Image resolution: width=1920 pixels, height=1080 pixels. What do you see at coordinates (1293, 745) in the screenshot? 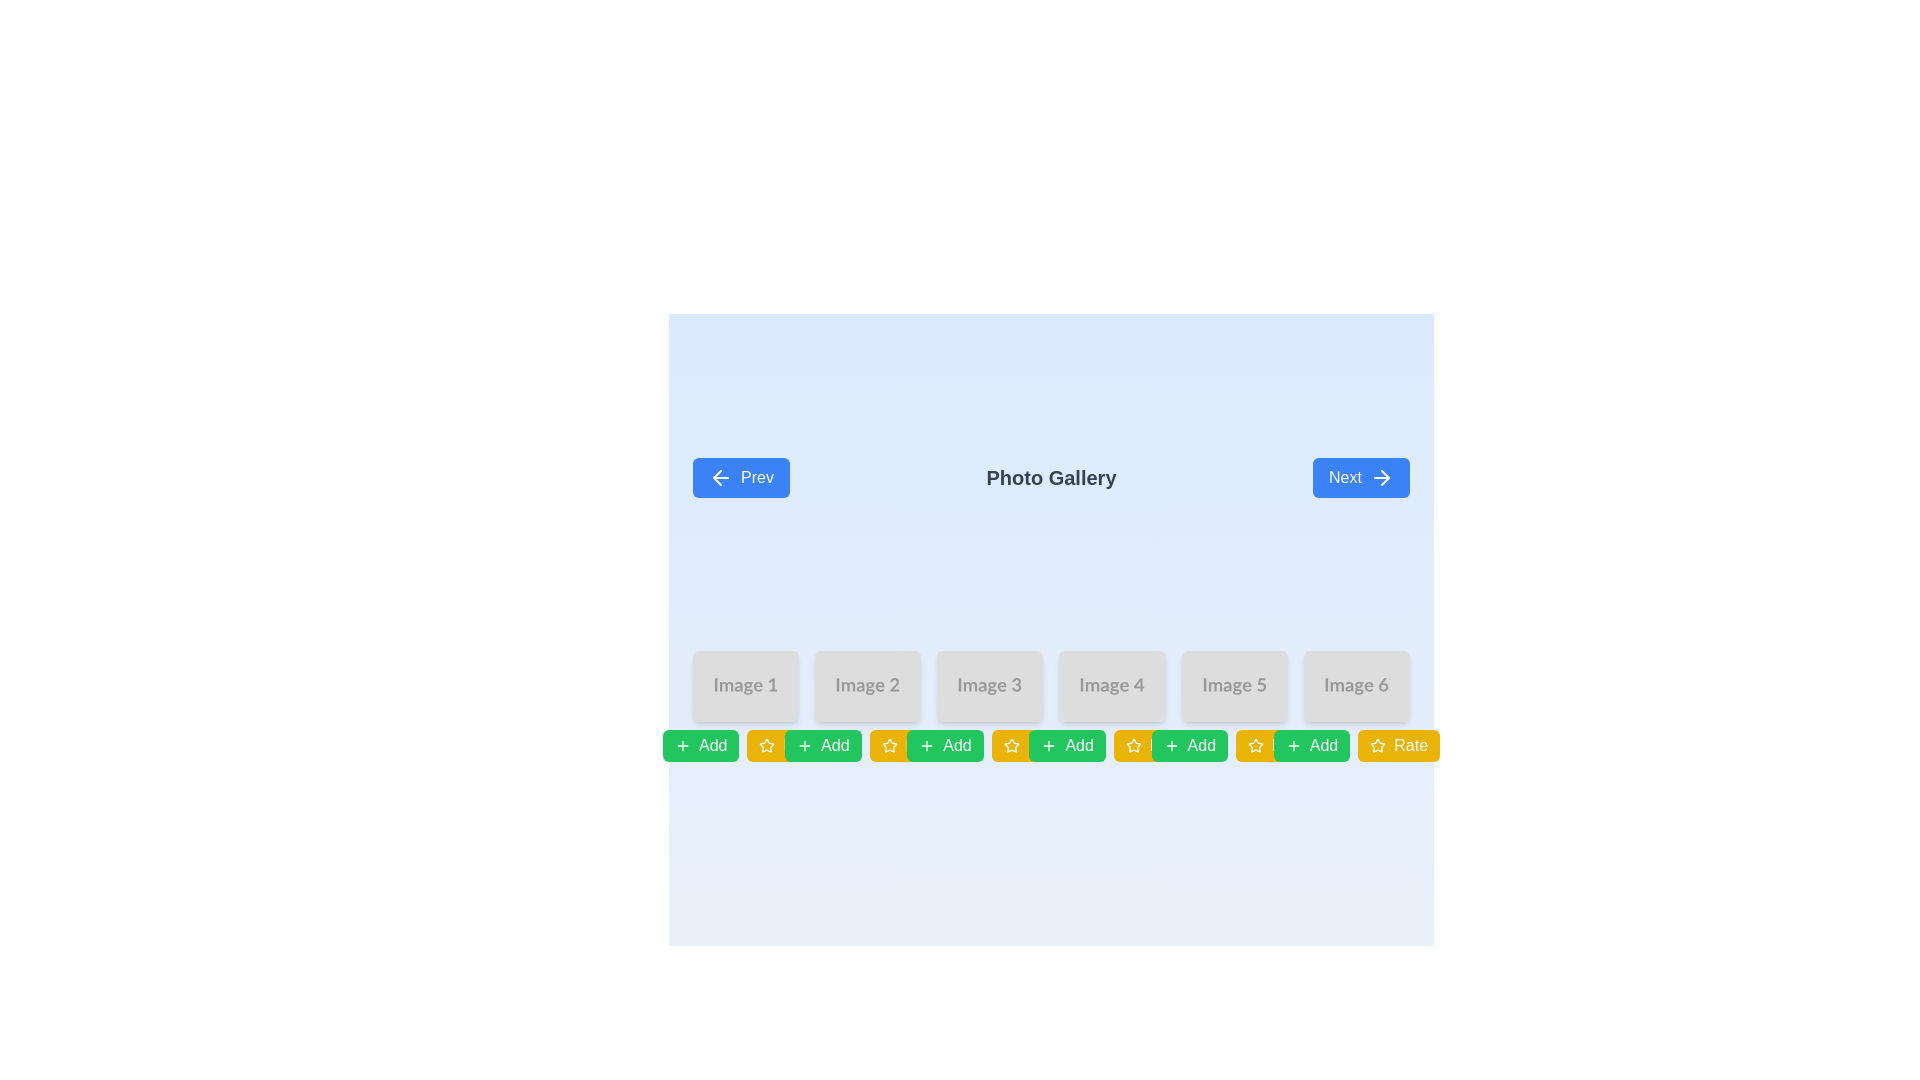
I see `the 'Add' icon, which visually represents the action of adding or creating, located in the green button group below the fifth image thumbnail` at bounding box center [1293, 745].